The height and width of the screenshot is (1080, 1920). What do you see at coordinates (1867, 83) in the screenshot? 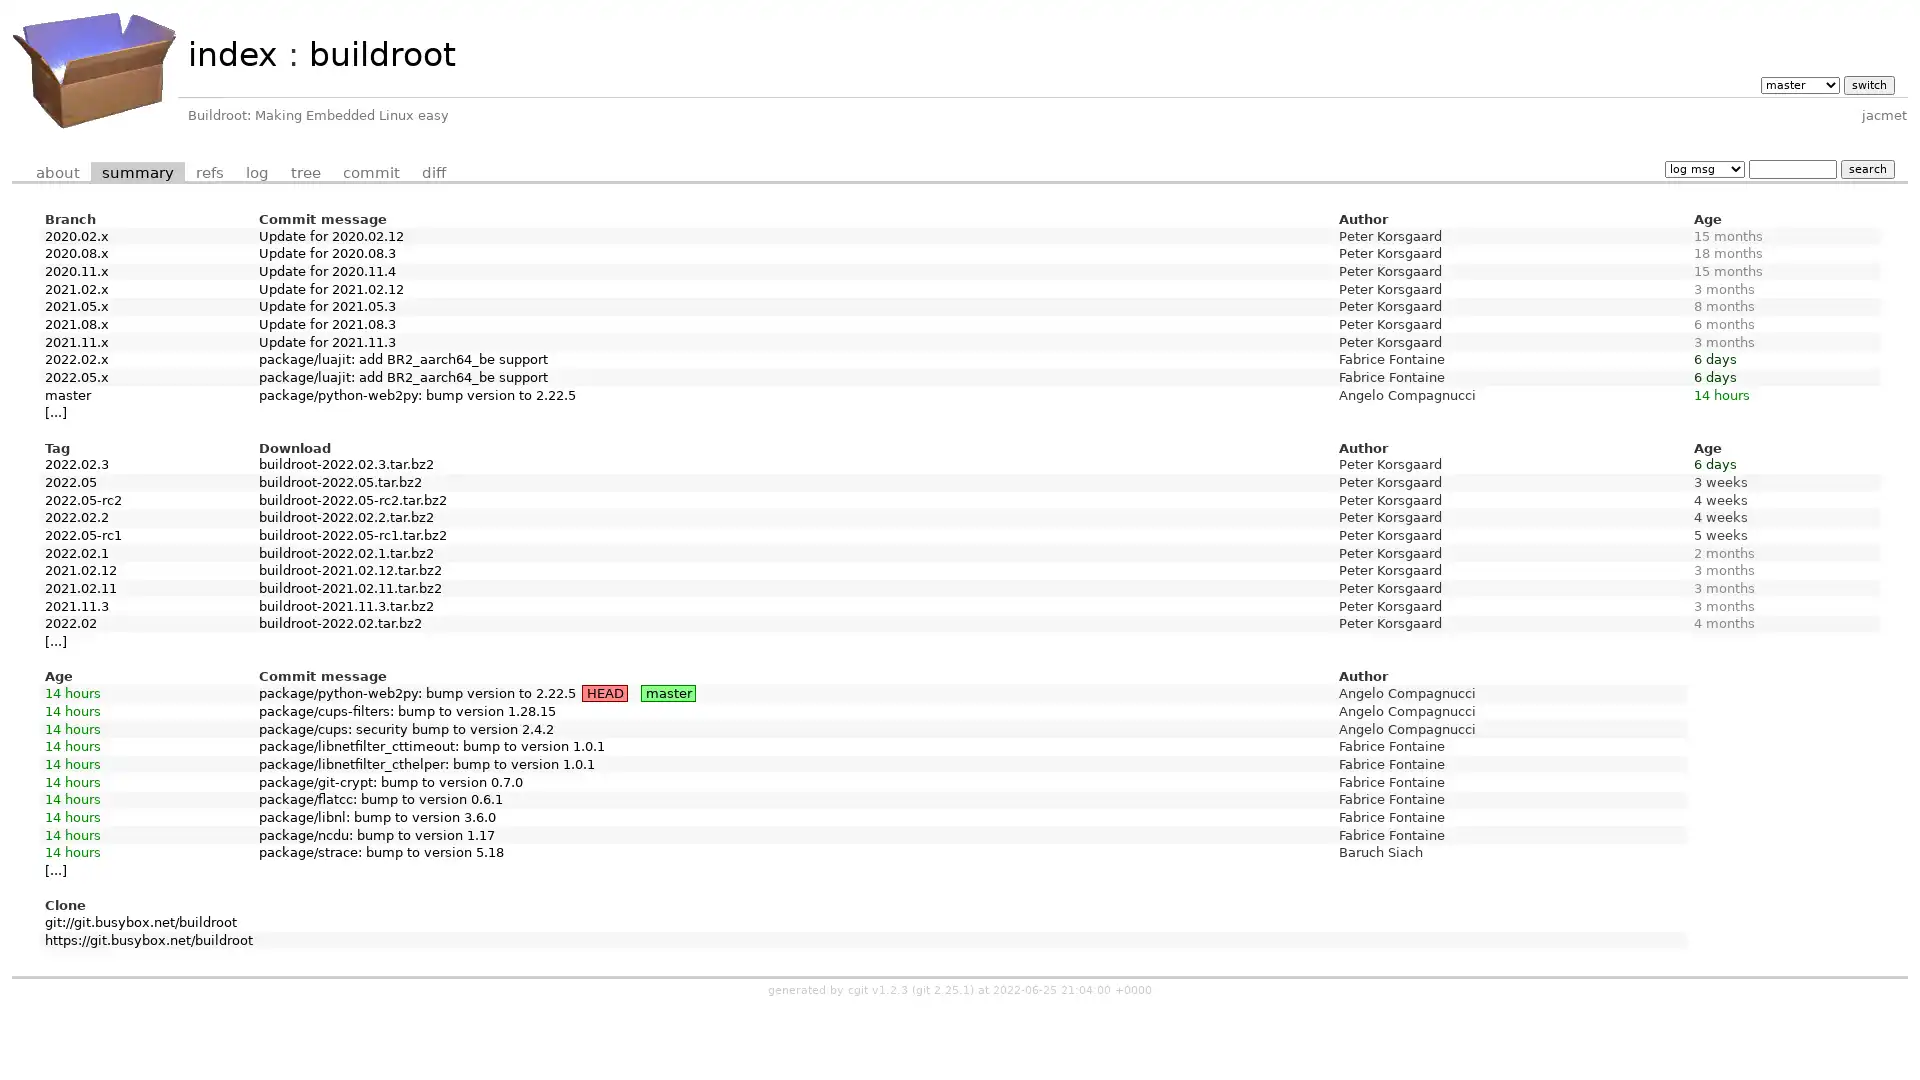
I see `switch` at bounding box center [1867, 83].